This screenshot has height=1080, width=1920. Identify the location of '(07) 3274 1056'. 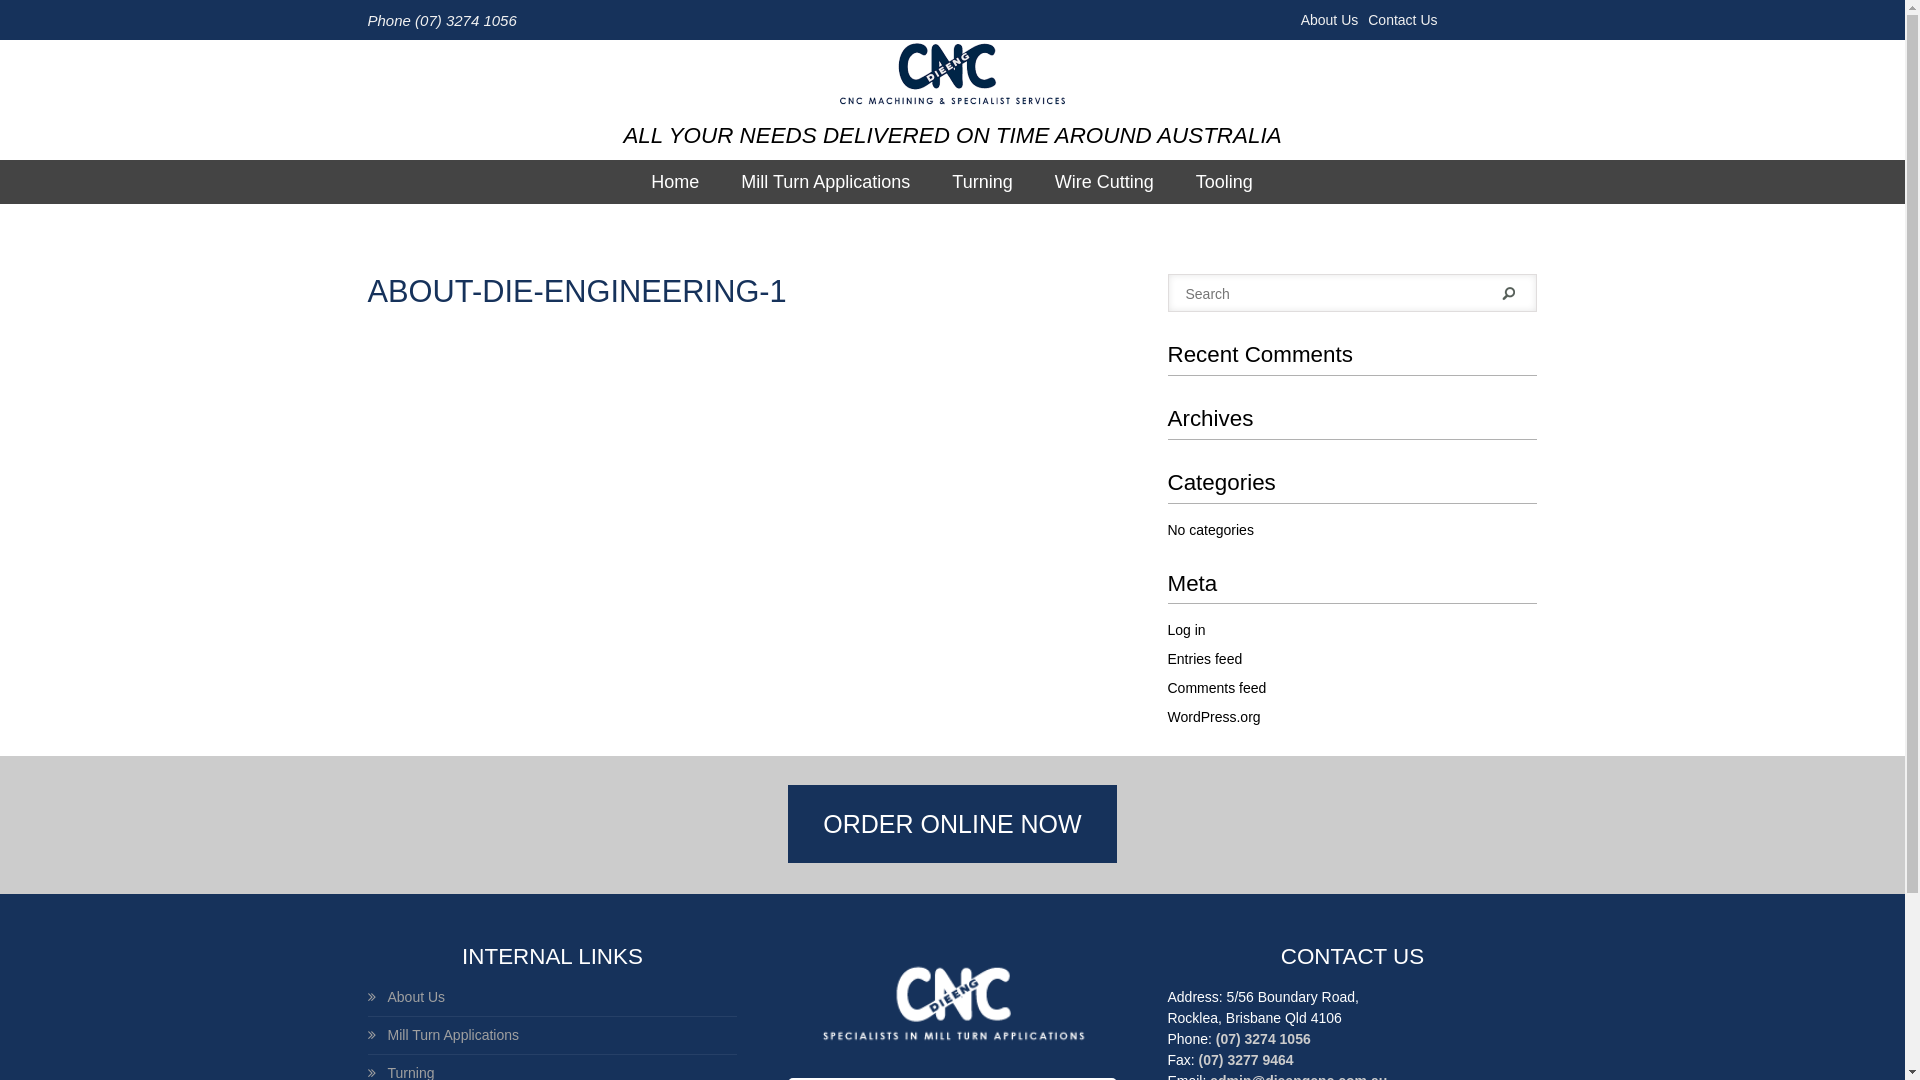
(1262, 1037).